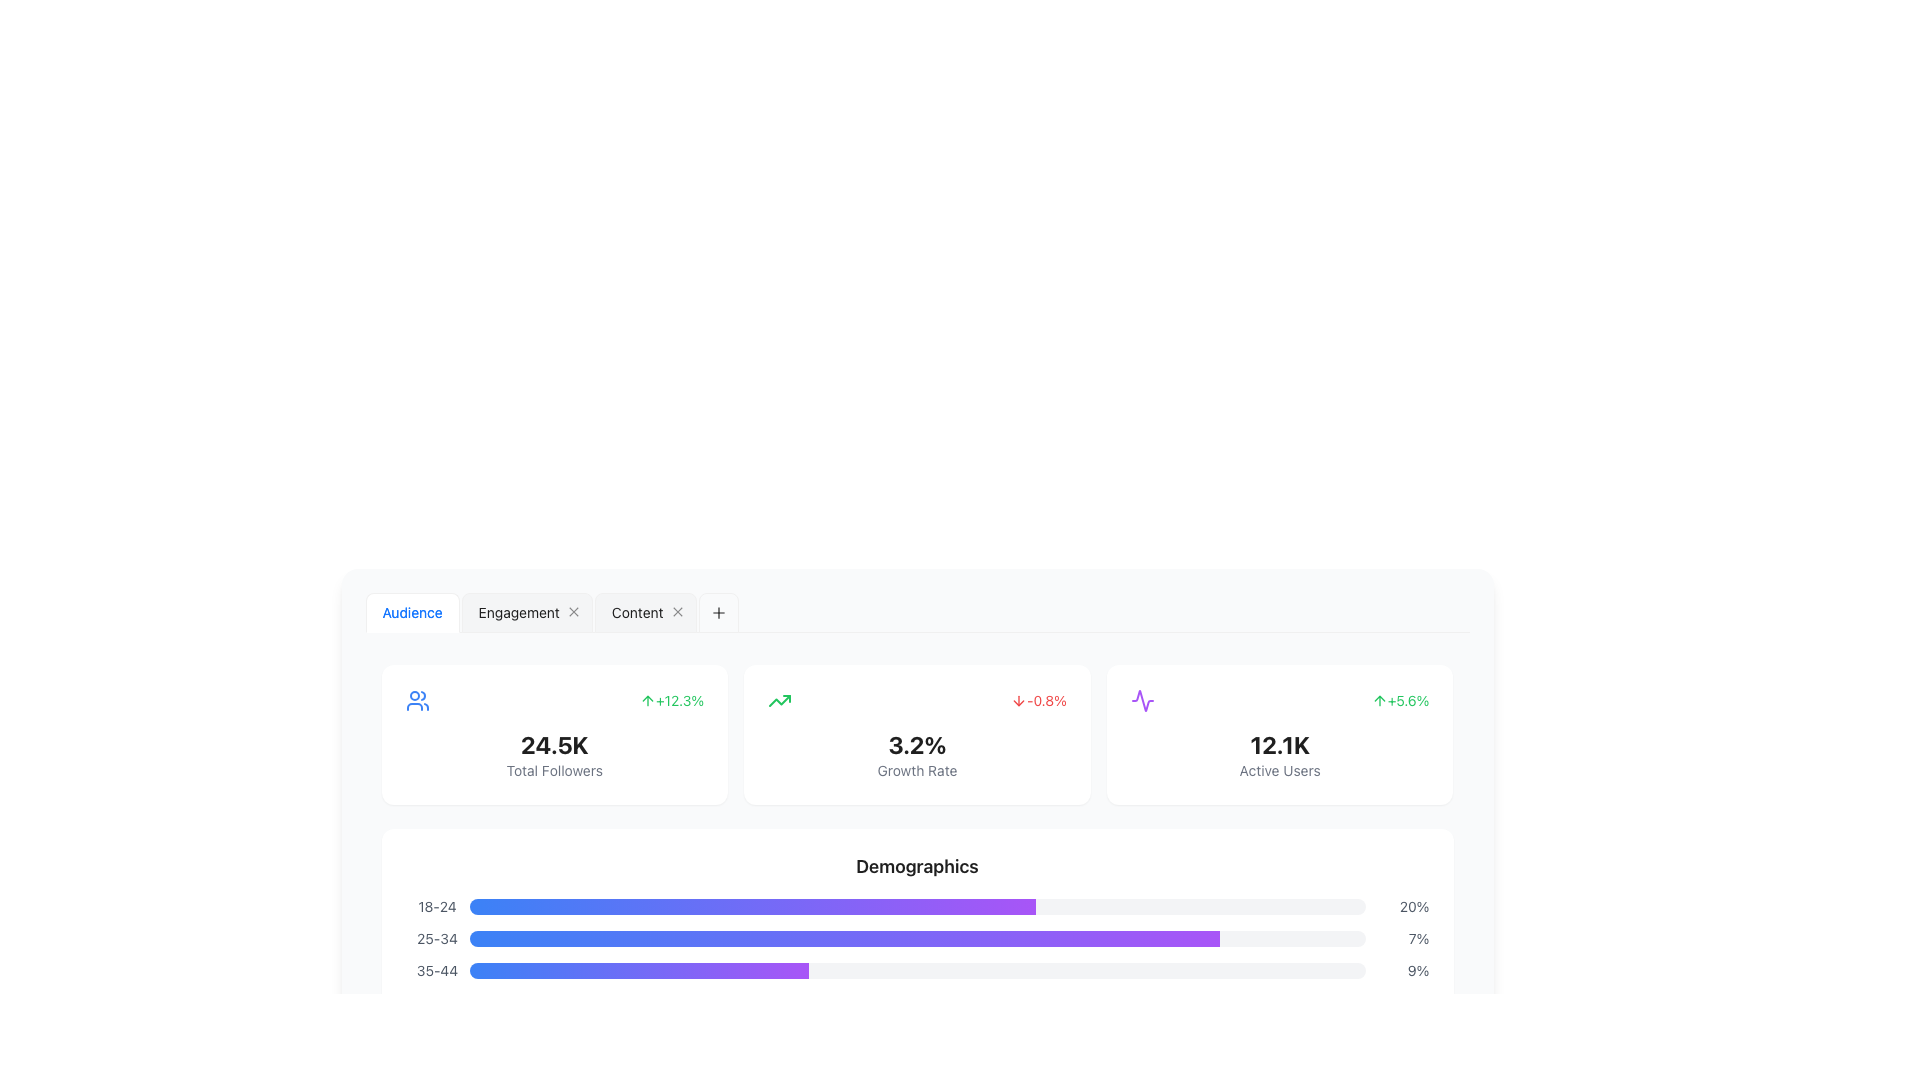  I want to click on the text label indicating the percentage value for the demographic group '35-44', which is located to the far right of the demographic section row, so click(1396, 970).